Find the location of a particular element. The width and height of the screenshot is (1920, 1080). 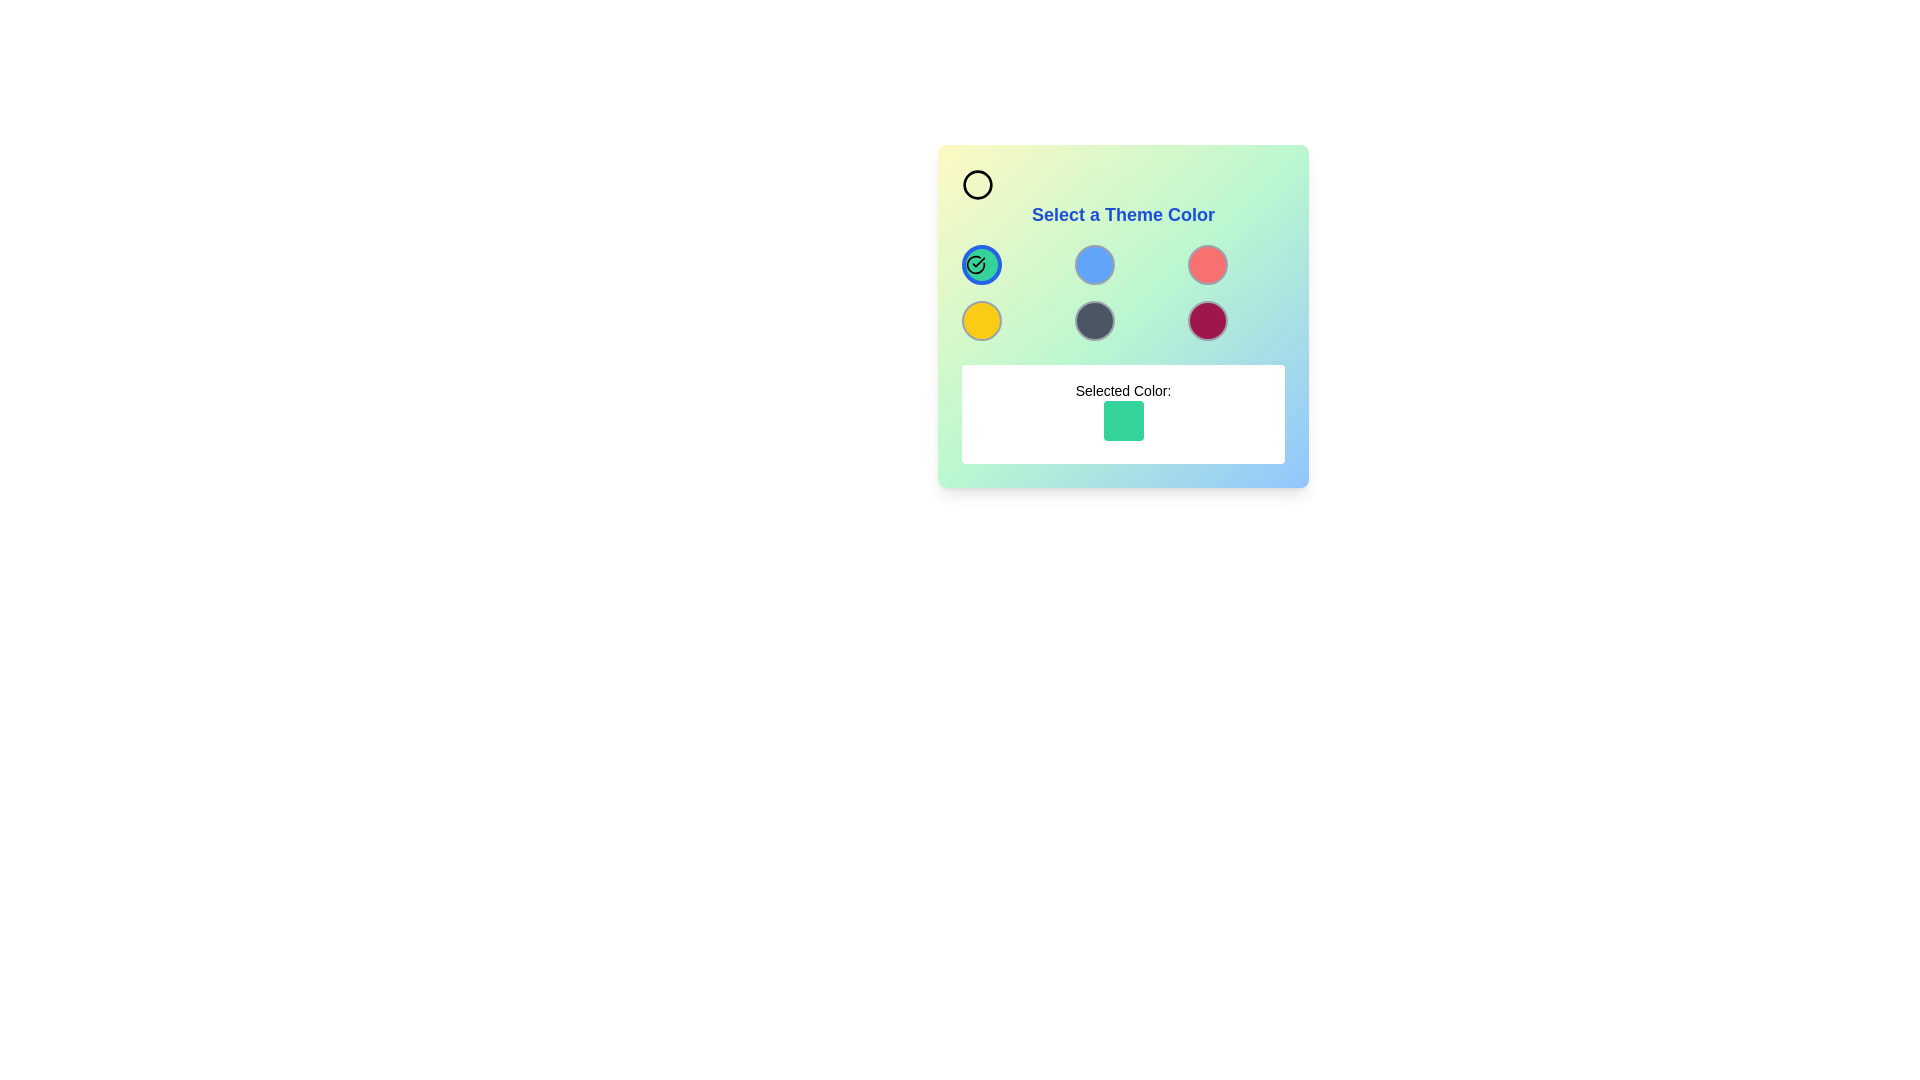

the circular button with a yellow background and gray border located in the bottom-left cell of a 3x3 grid is located at coordinates (982, 319).